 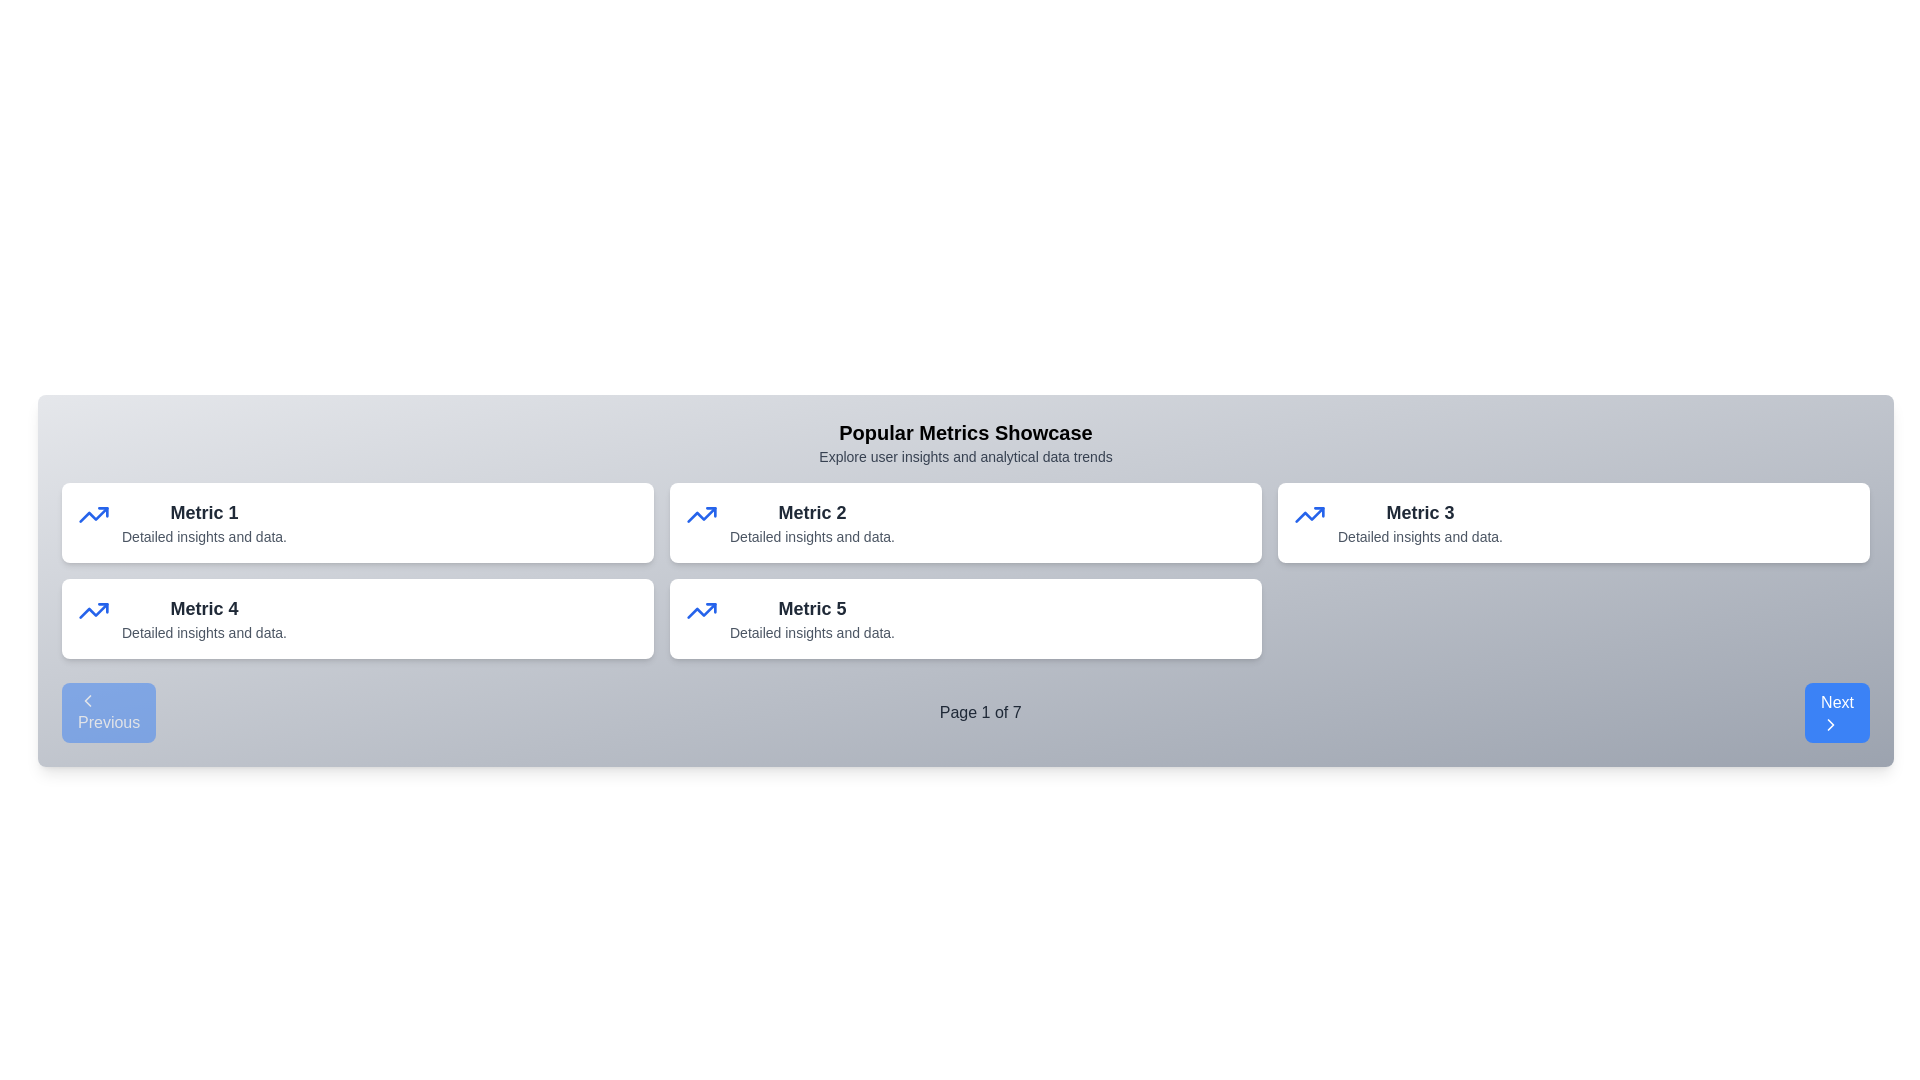 I want to click on the bold, dark gray text label displaying 'Metric 3', which is the third metric label in a horizontally arranged grid of metrics, so click(x=1419, y=512).